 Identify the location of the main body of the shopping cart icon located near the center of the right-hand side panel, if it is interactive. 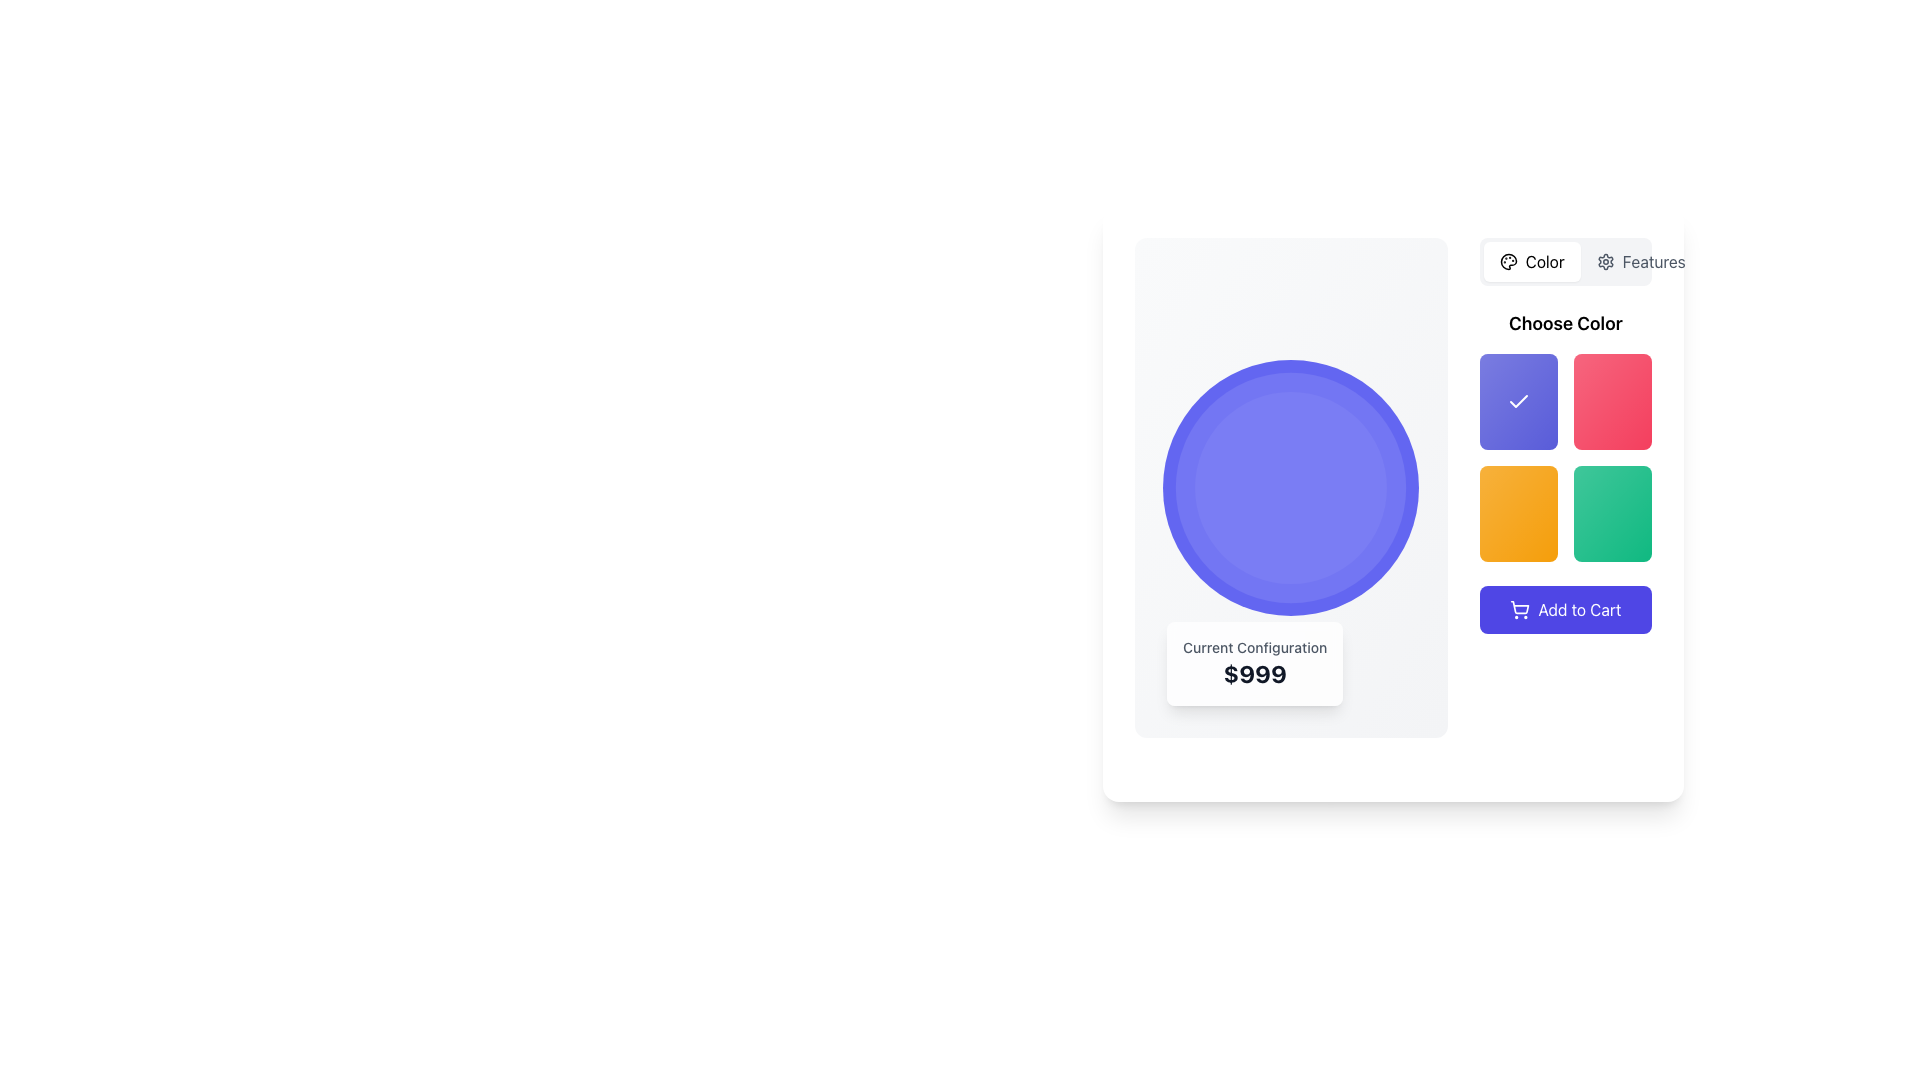
(1520, 606).